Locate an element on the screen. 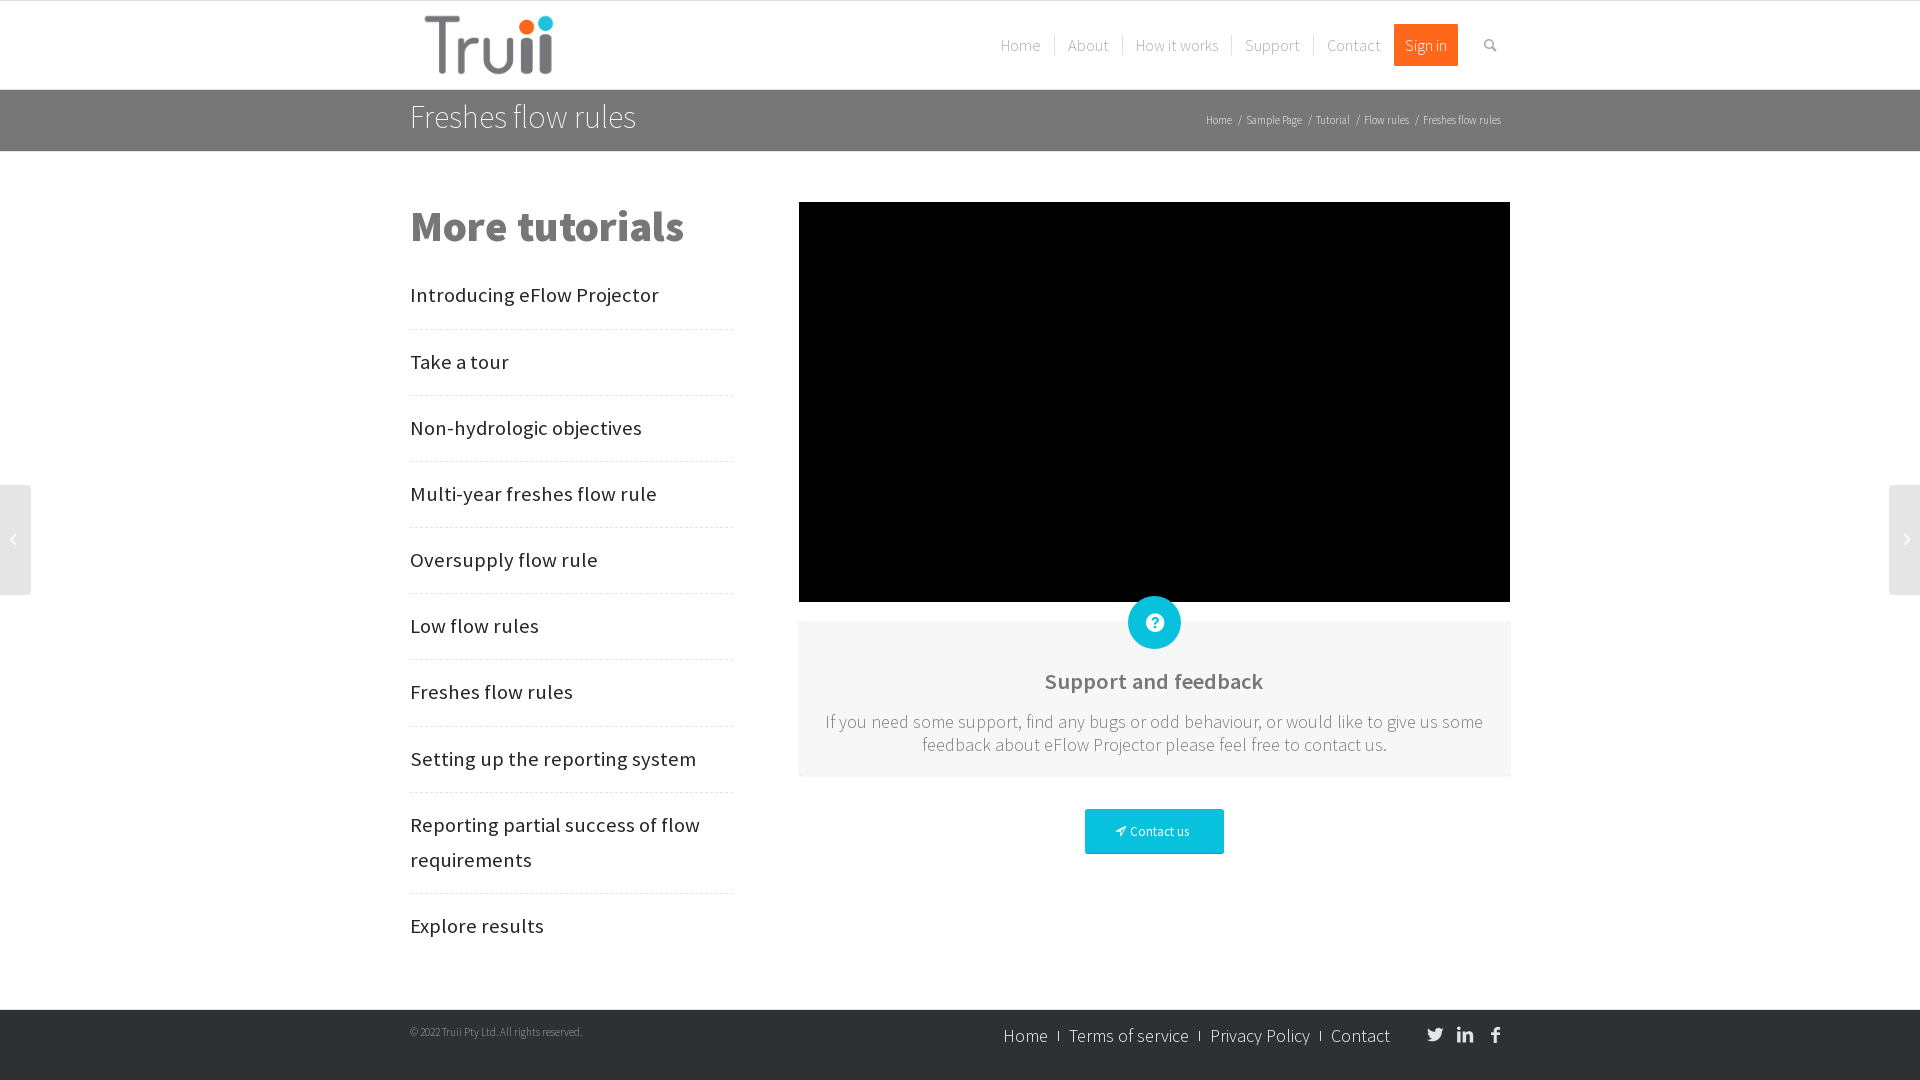 This screenshot has width=1920, height=1080. 'Twitter' is located at coordinates (1434, 1034).